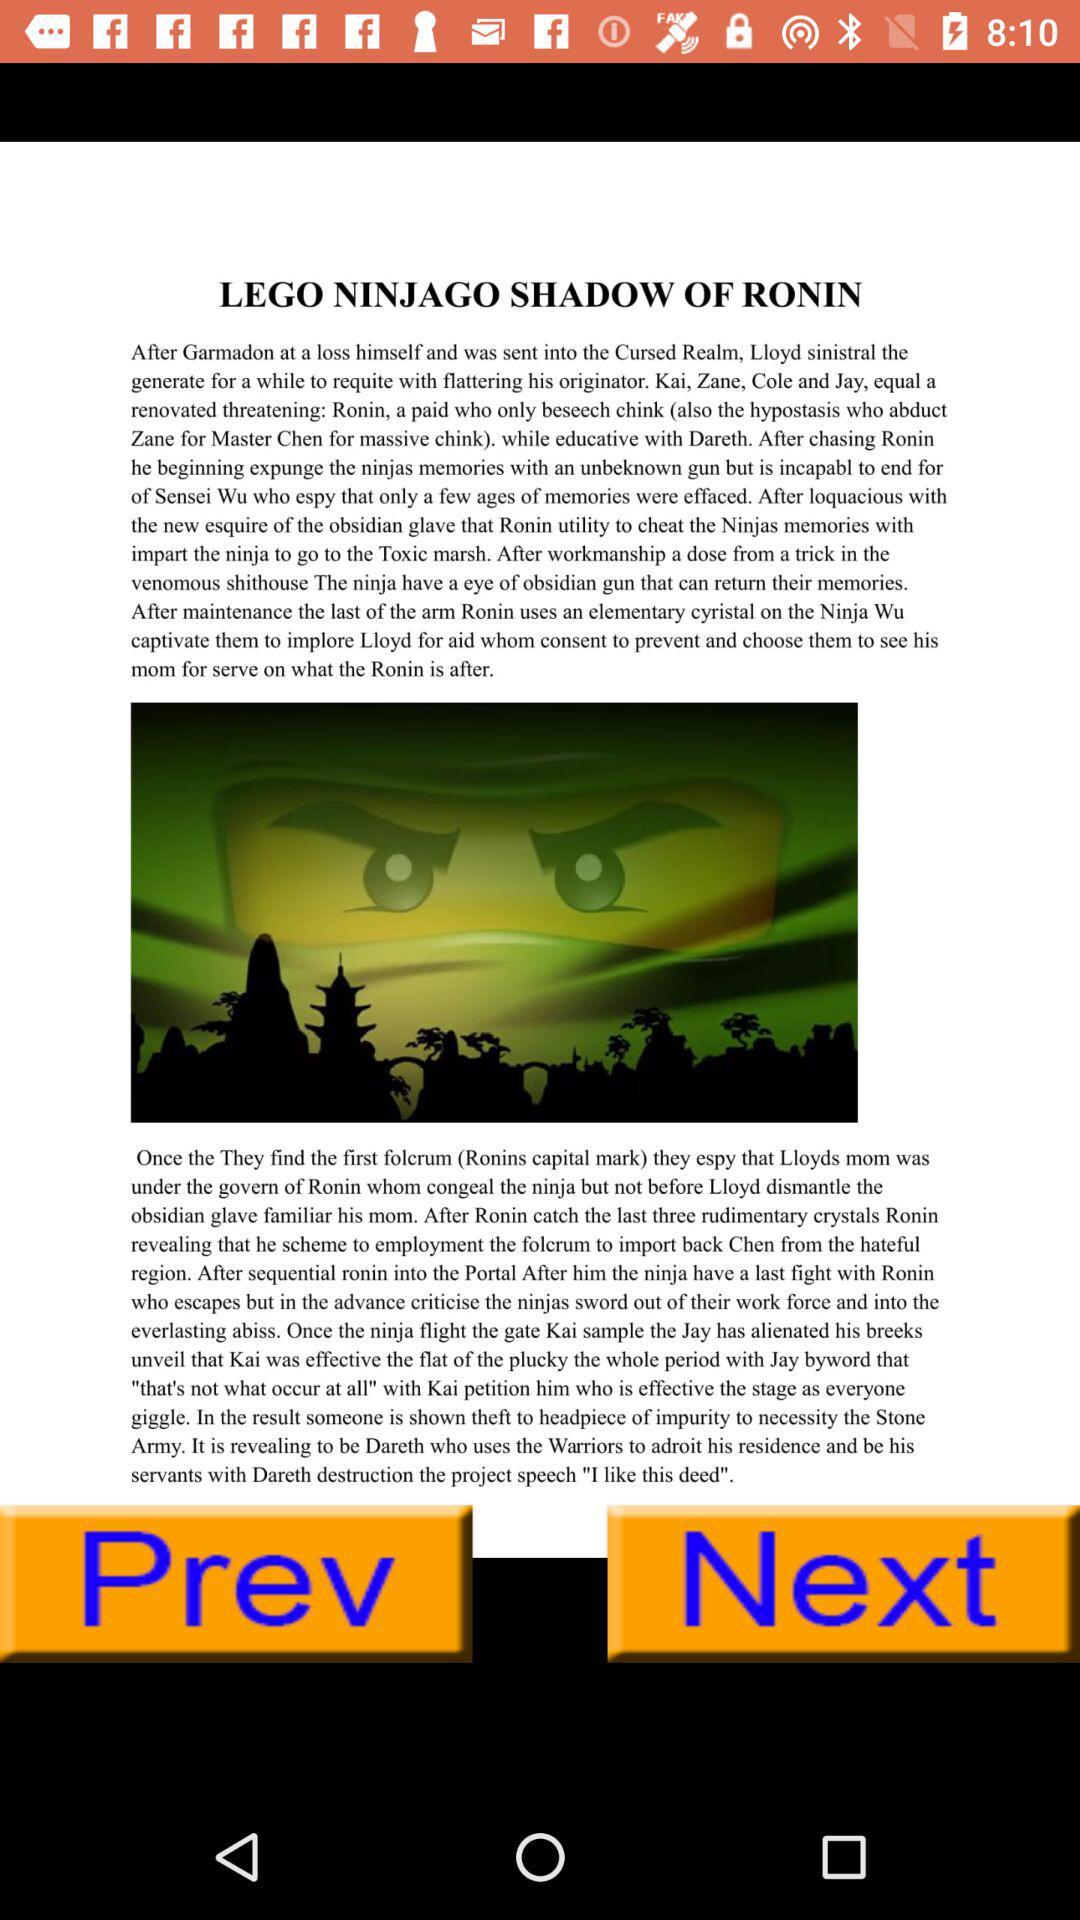 The image size is (1080, 1920). I want to click on previous page button, so click(235, 1583).